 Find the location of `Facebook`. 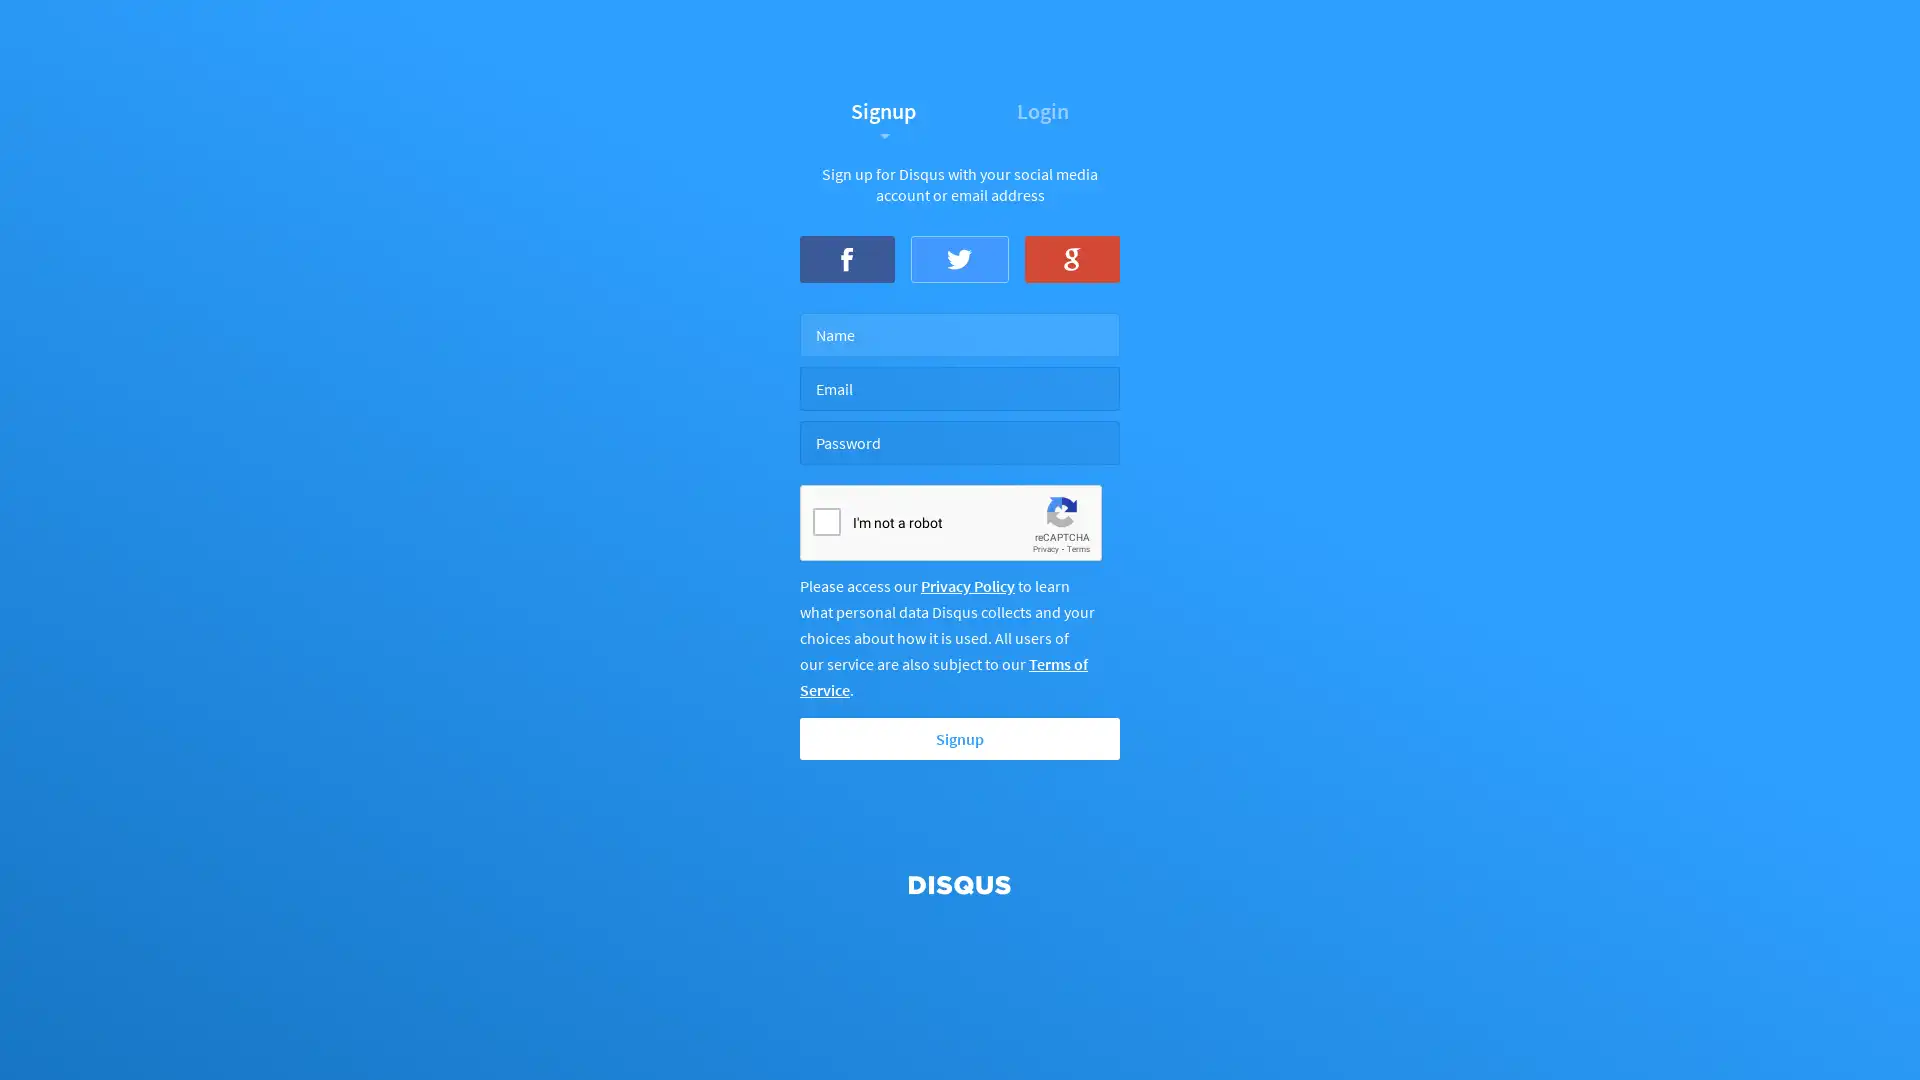

Facebook is located at coordinates (847, 257).